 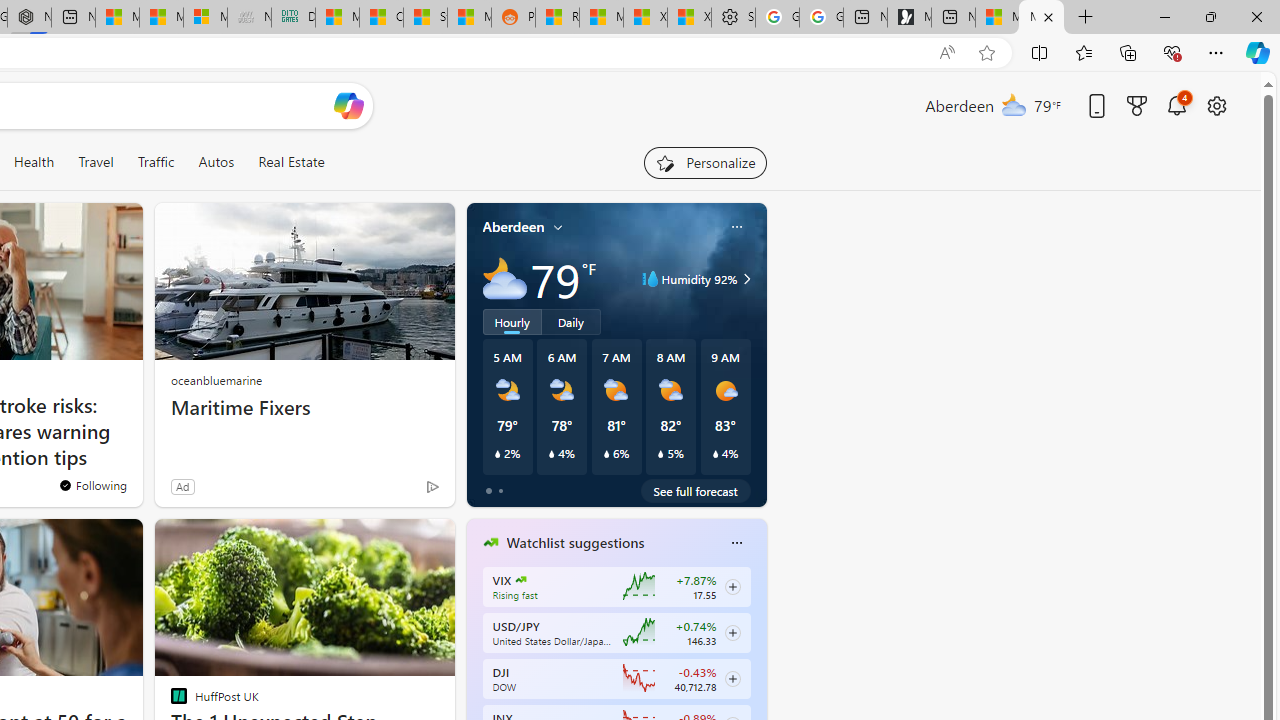 What do you see at coordinates (520, 579) in the screenshot?
I see `'CBOE Market Volatility Index'` at bounding box center [520, 579].